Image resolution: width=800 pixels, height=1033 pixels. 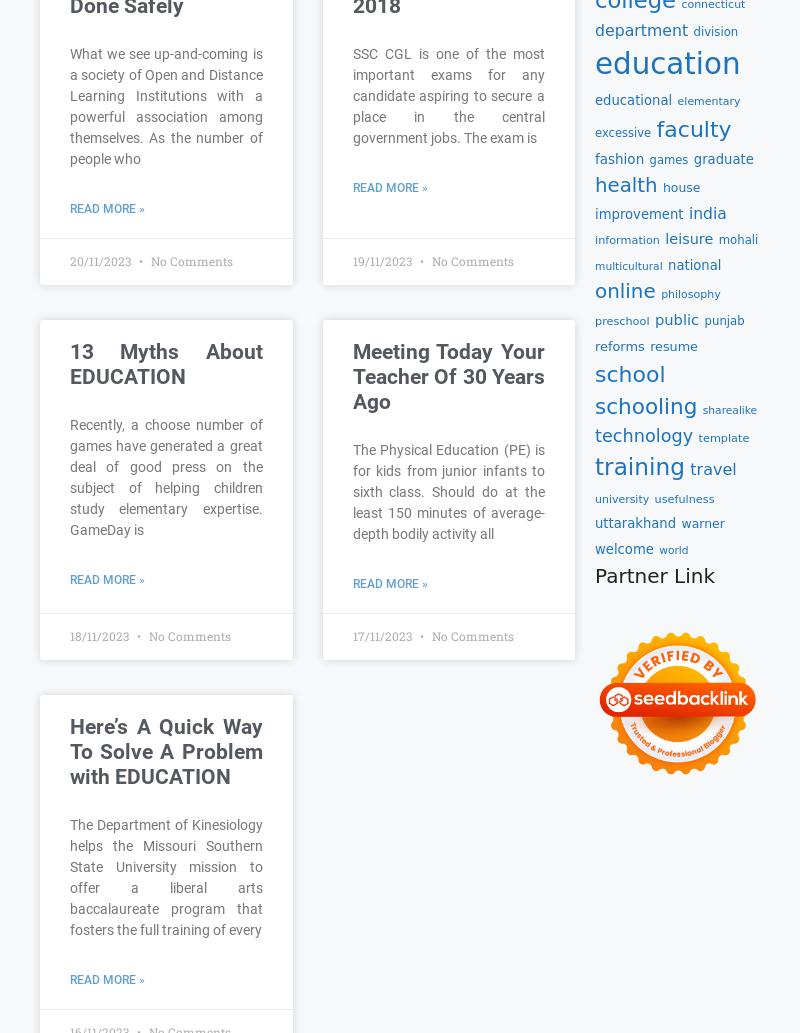 I want to click on 'welcome', so click(x=624, y=547).